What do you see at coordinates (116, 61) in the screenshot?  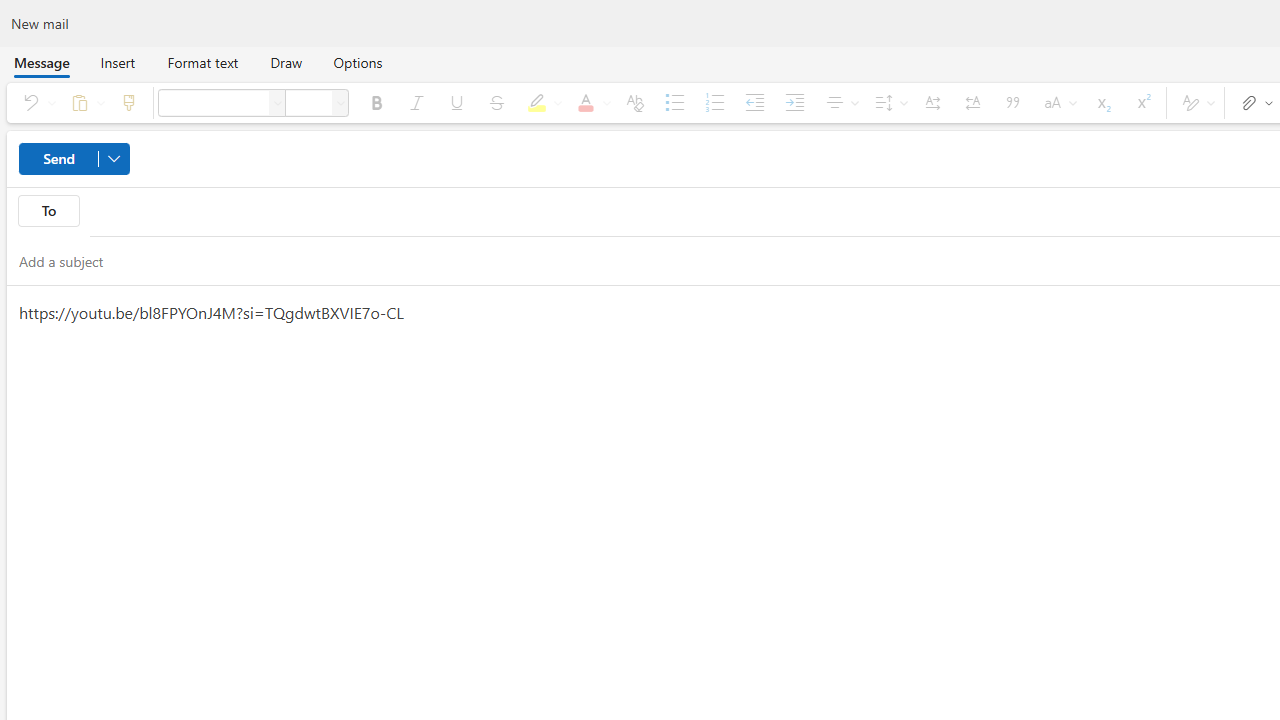 I see `'Insert'` at bounding box center [116, 61].